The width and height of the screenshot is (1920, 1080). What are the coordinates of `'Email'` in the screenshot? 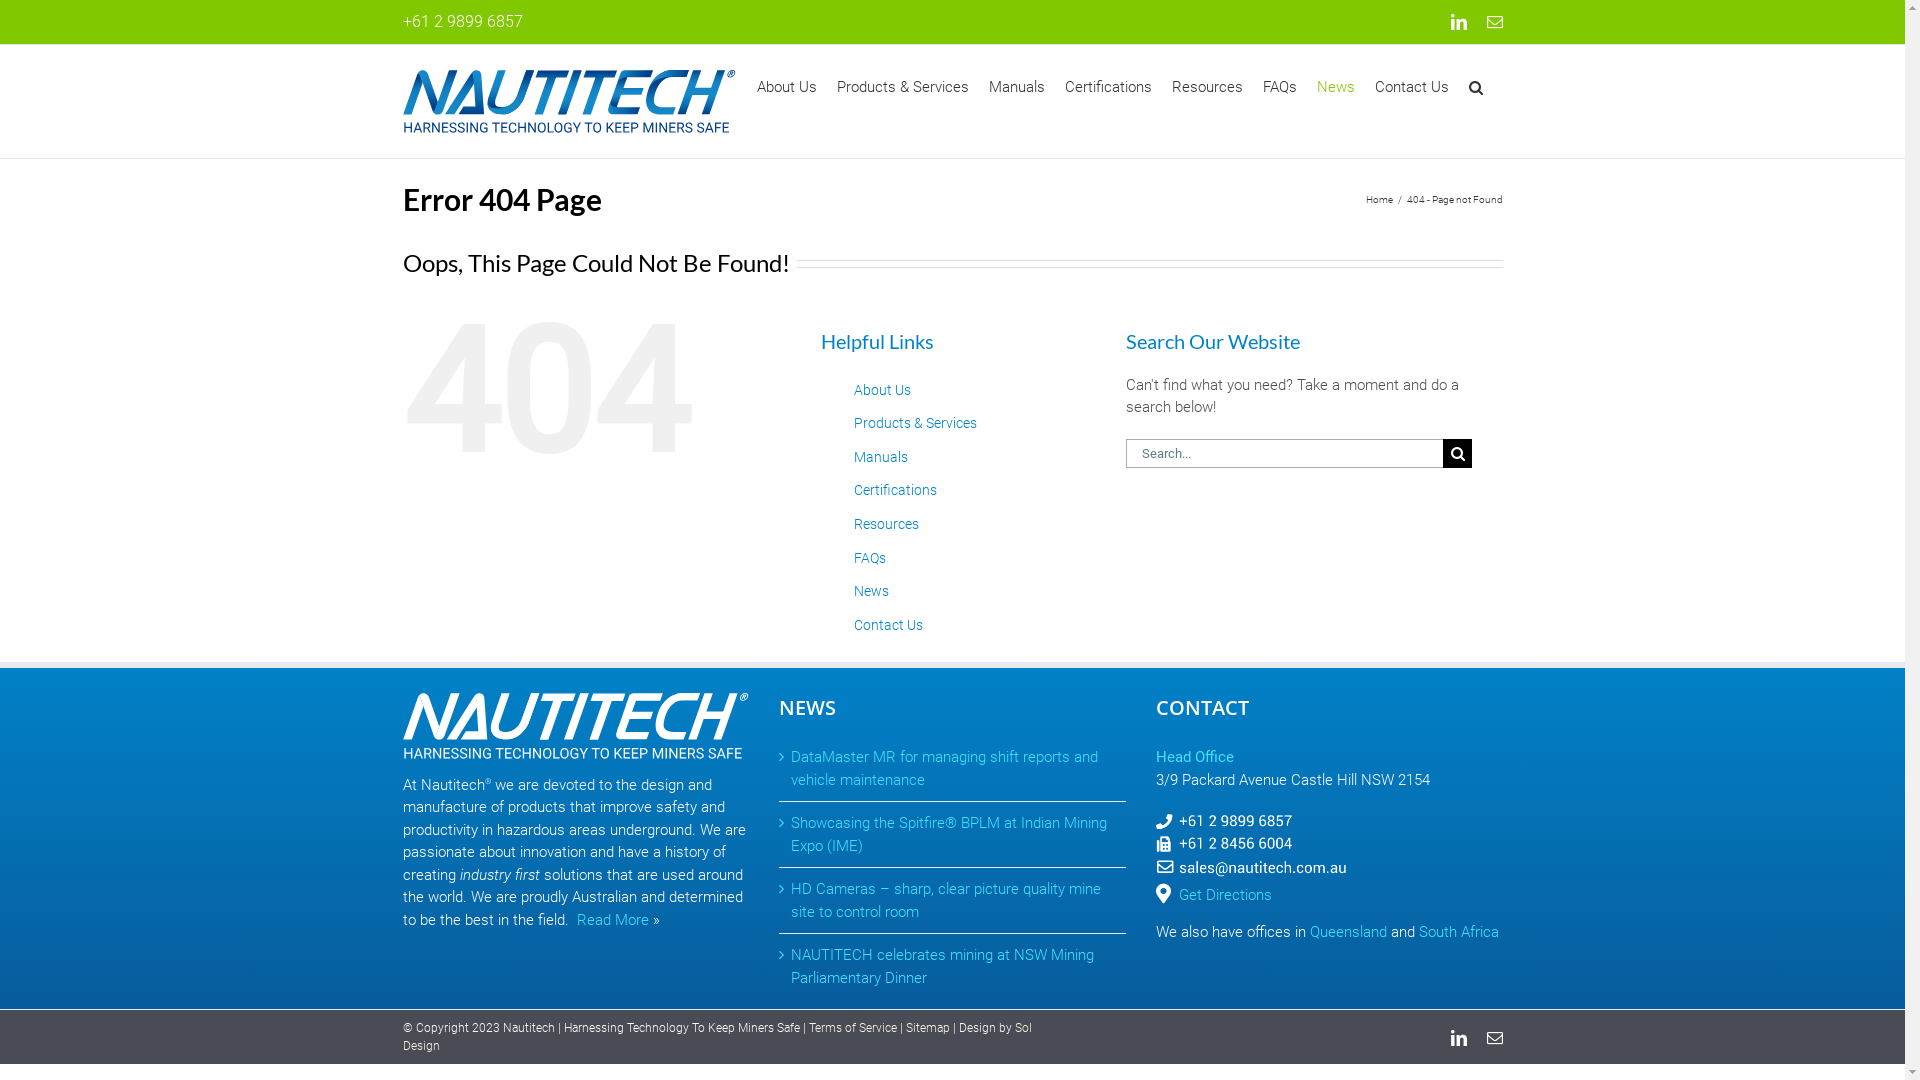 It's located at (1493, 1036).